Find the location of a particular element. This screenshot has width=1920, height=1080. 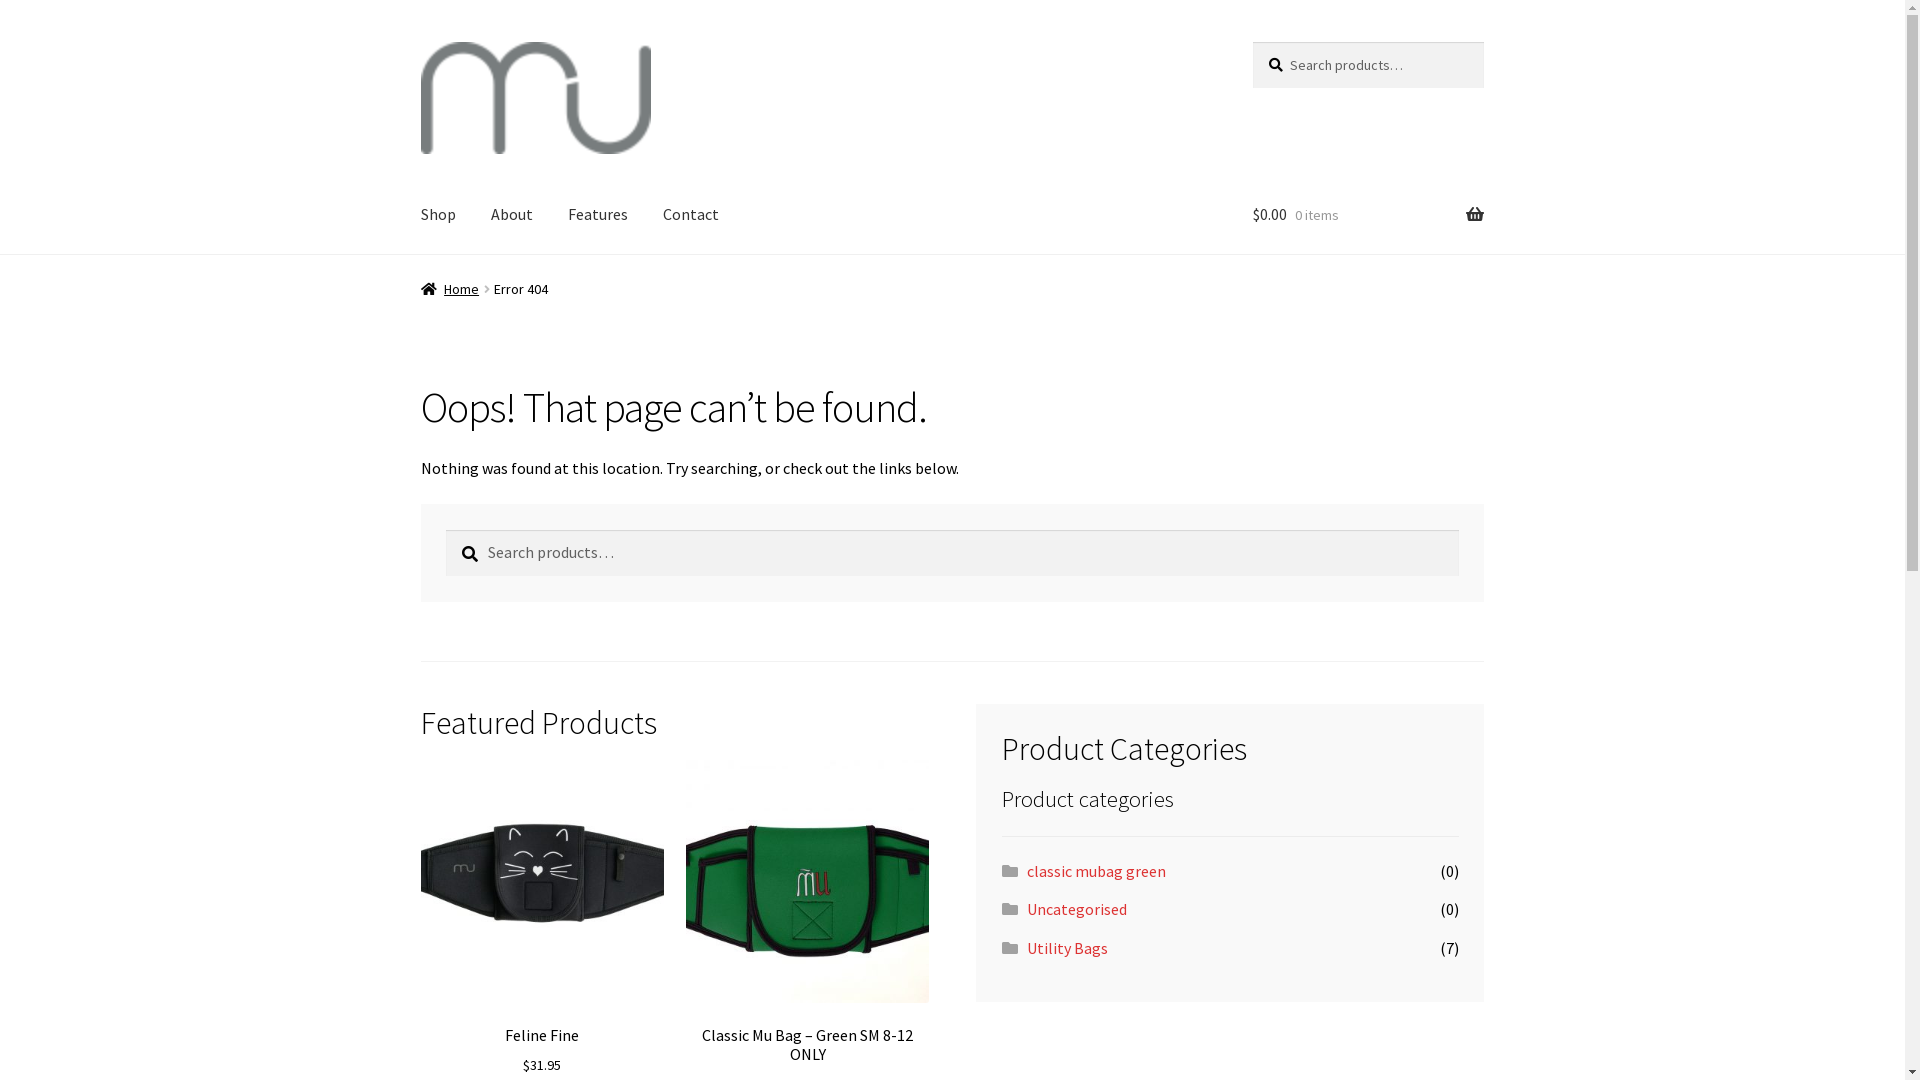

'Utility Bags' is located at coordinates (1027, 947).